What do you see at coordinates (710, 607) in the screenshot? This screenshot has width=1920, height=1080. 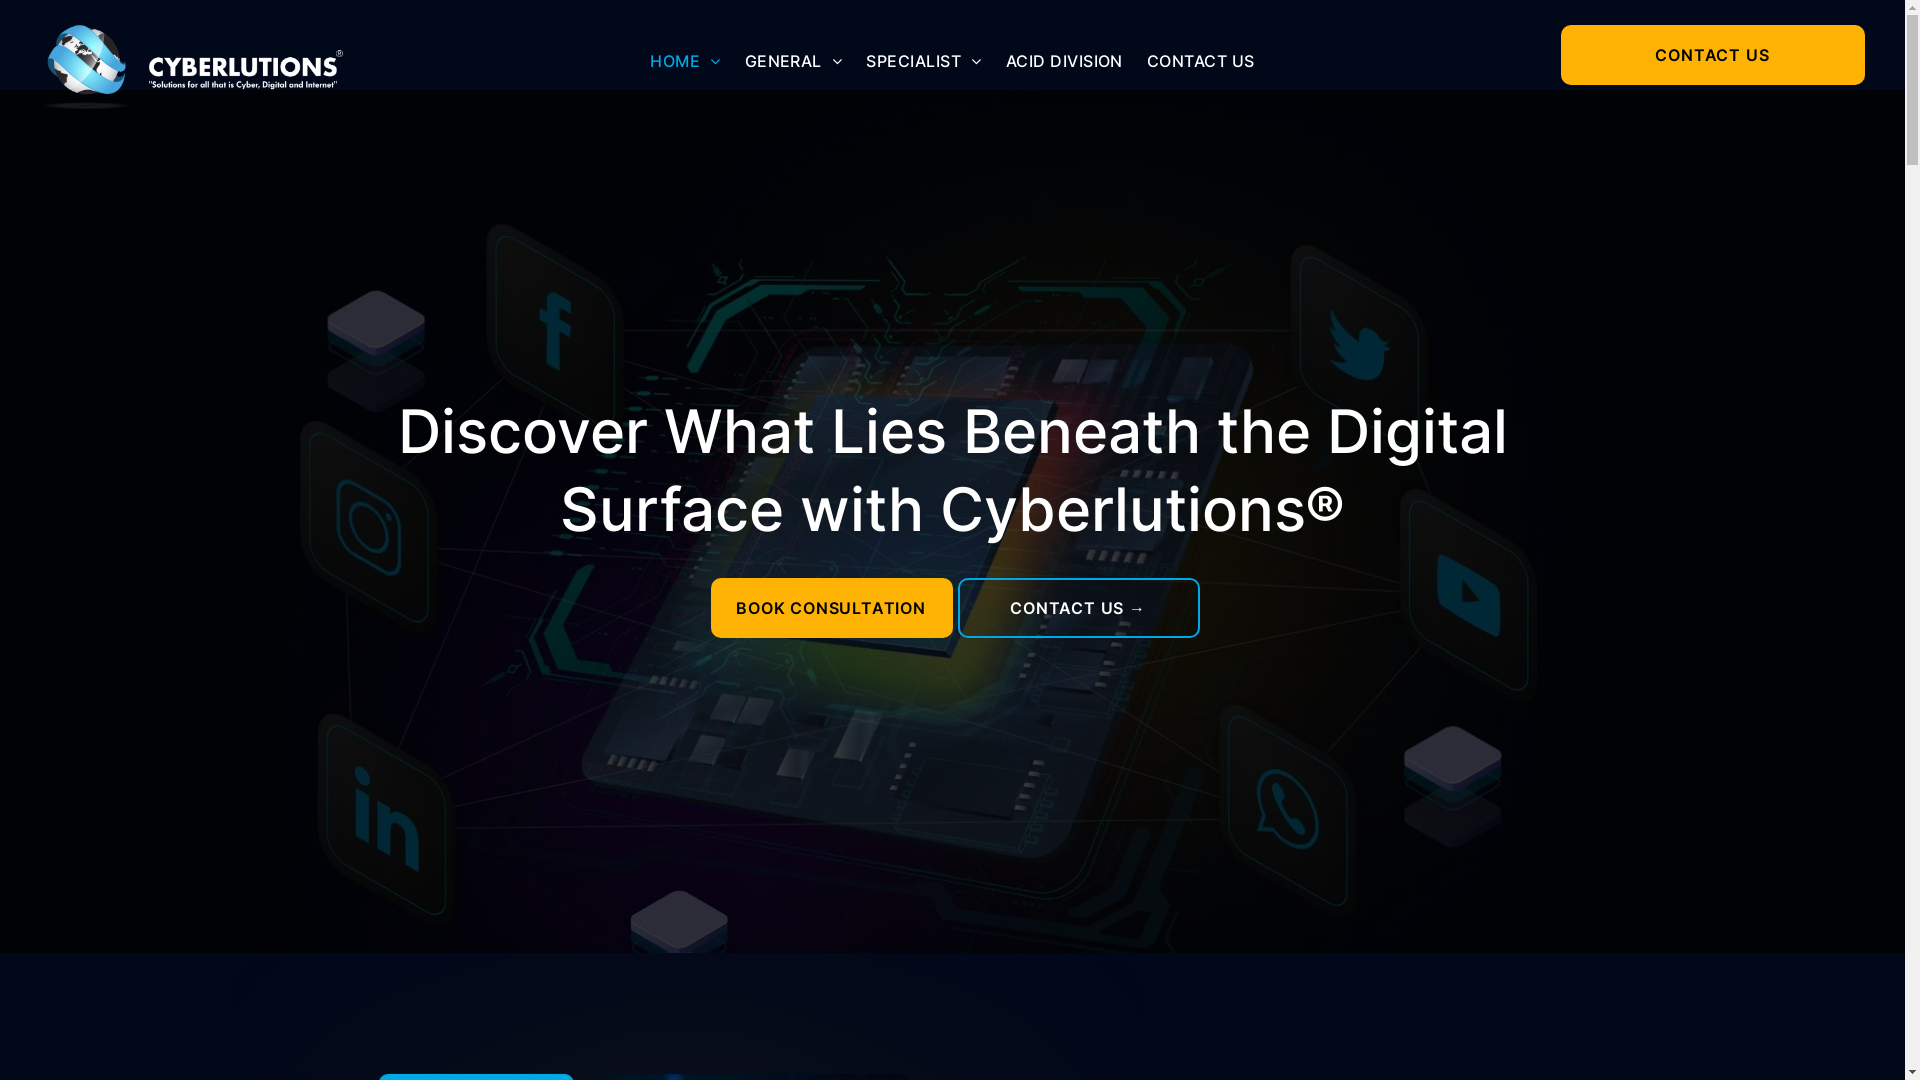 I see `'BOOK CONSULTATION'` at bounding box center [710, 607].